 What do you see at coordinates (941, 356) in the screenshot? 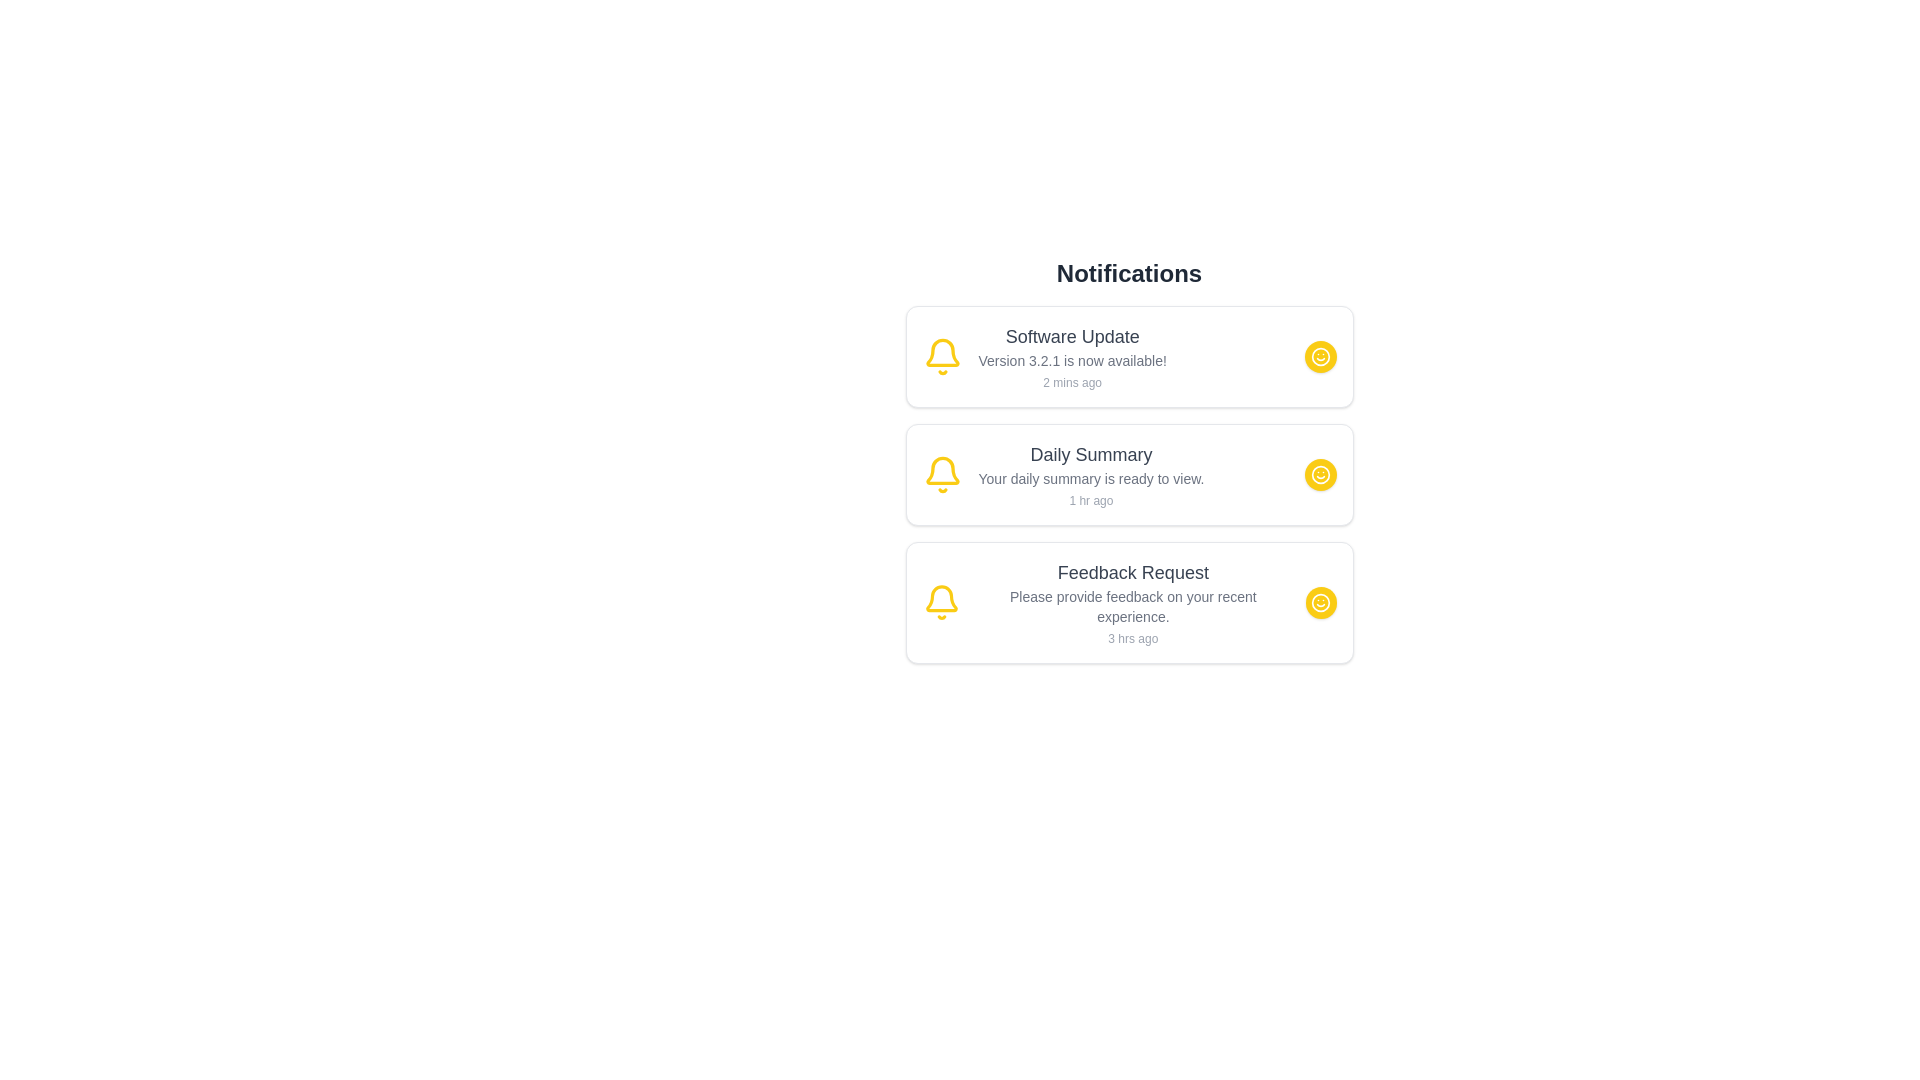
I see `the notification bell icon to focus on it` at bounding box center [941, 356].